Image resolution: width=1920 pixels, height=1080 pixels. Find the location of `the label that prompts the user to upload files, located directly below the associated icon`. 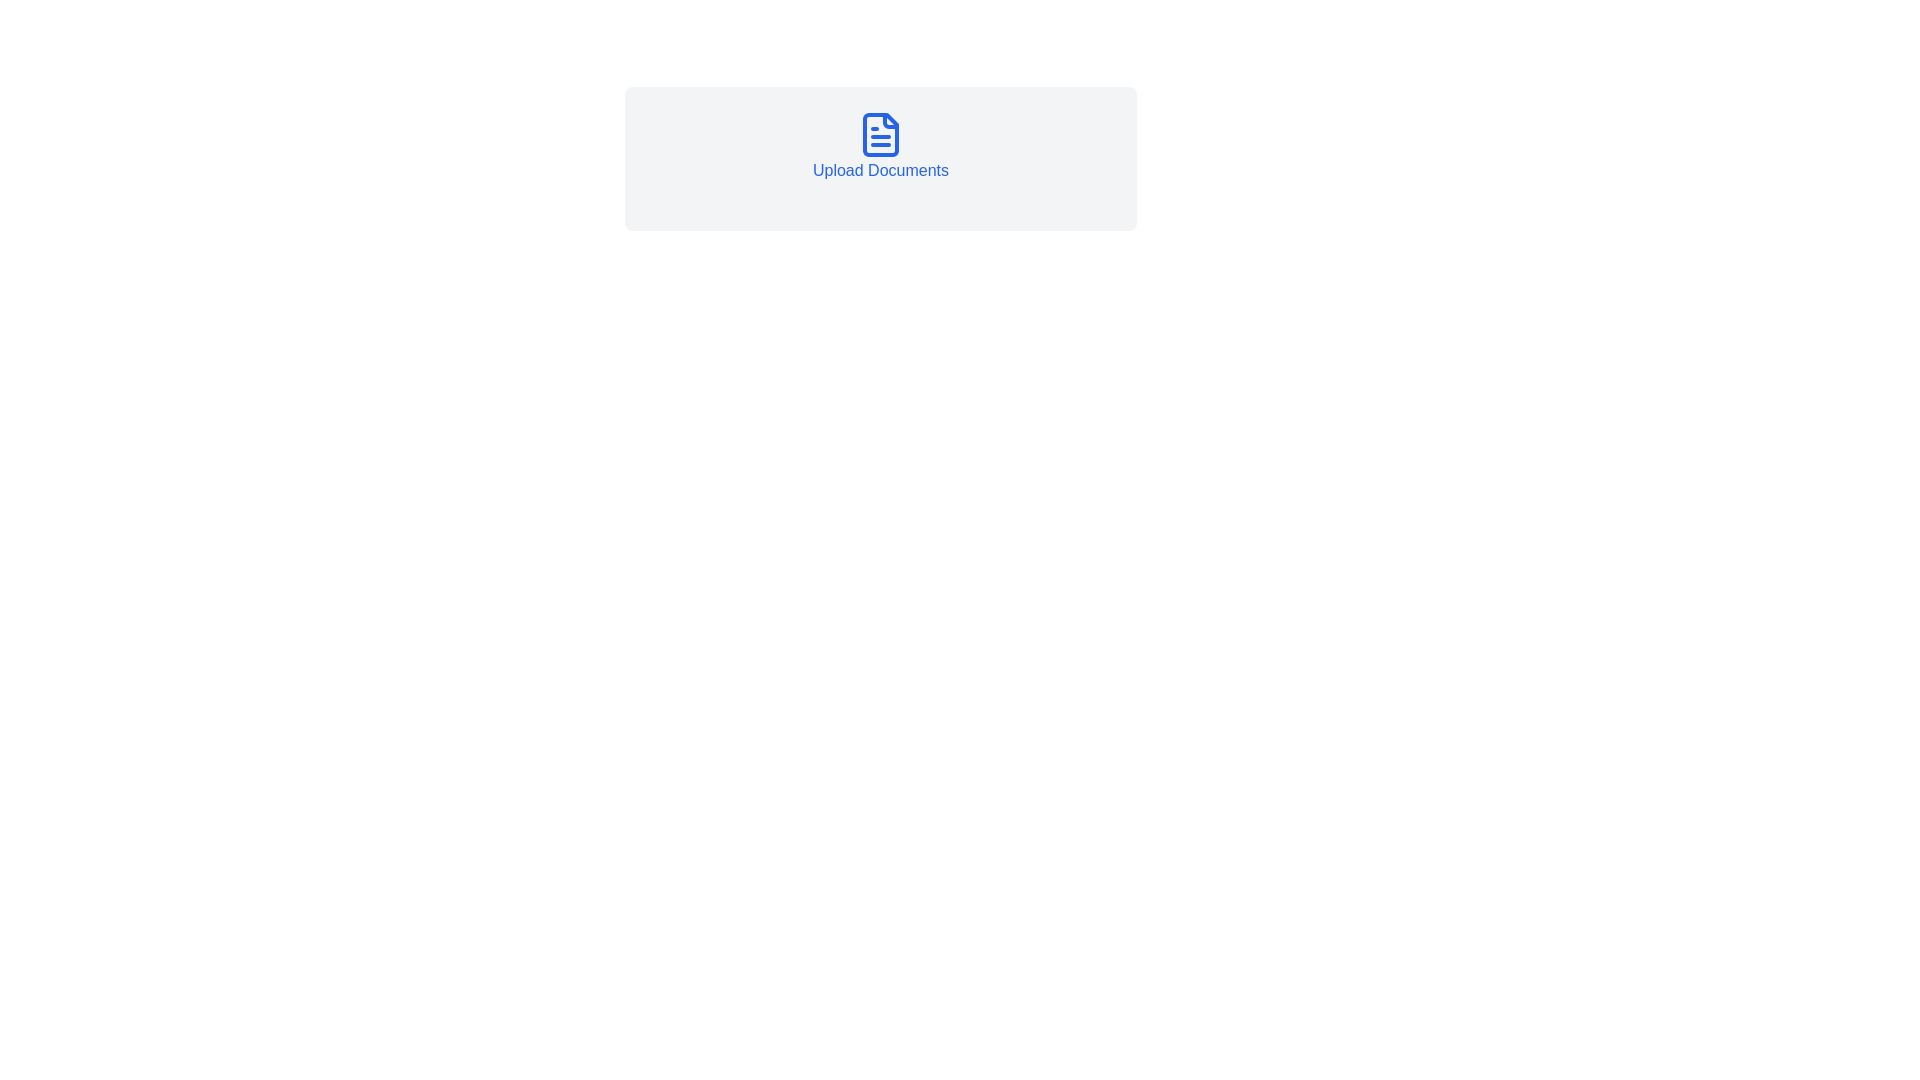

the label that prompts the user to upload files, located directly below the associated icon is located at coordinates (880, 169).